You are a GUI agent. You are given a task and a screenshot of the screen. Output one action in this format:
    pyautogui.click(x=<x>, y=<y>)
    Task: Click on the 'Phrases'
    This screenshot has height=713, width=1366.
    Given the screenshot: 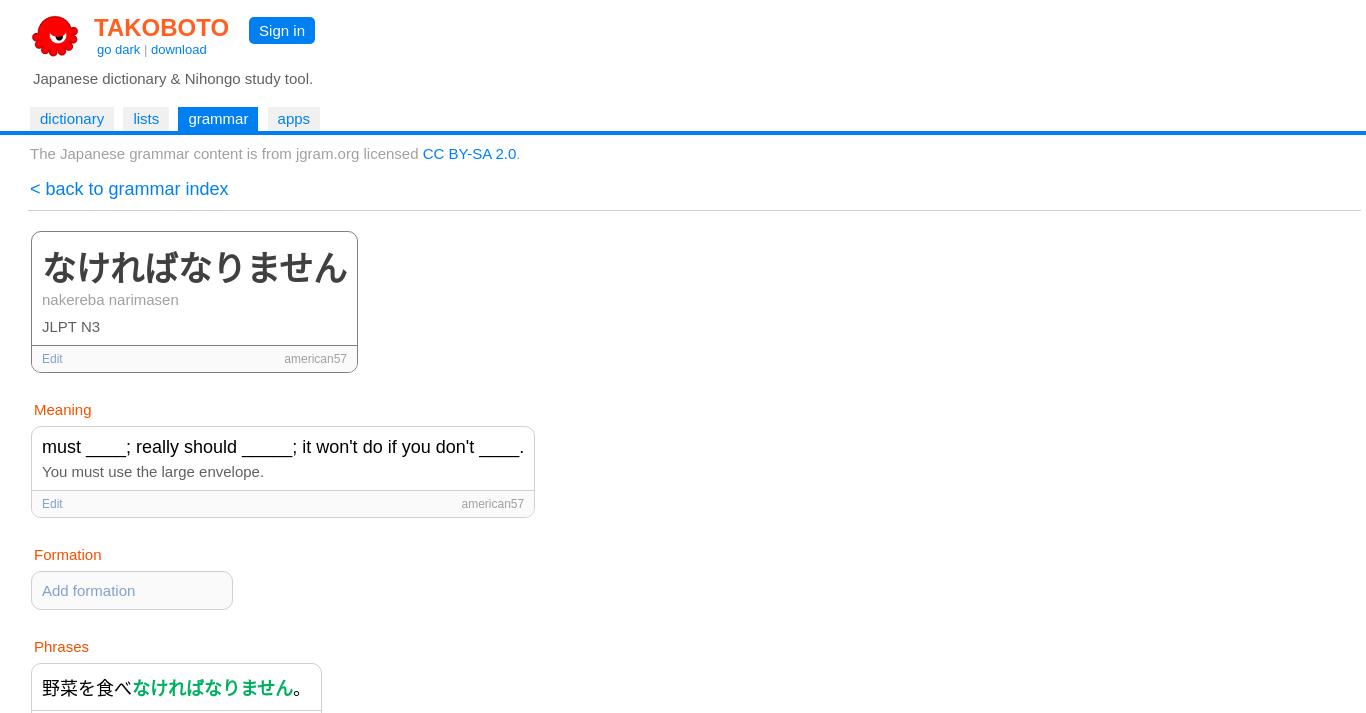 What is the action you would take?
    pyautogui.click(x=61, y=646)
    